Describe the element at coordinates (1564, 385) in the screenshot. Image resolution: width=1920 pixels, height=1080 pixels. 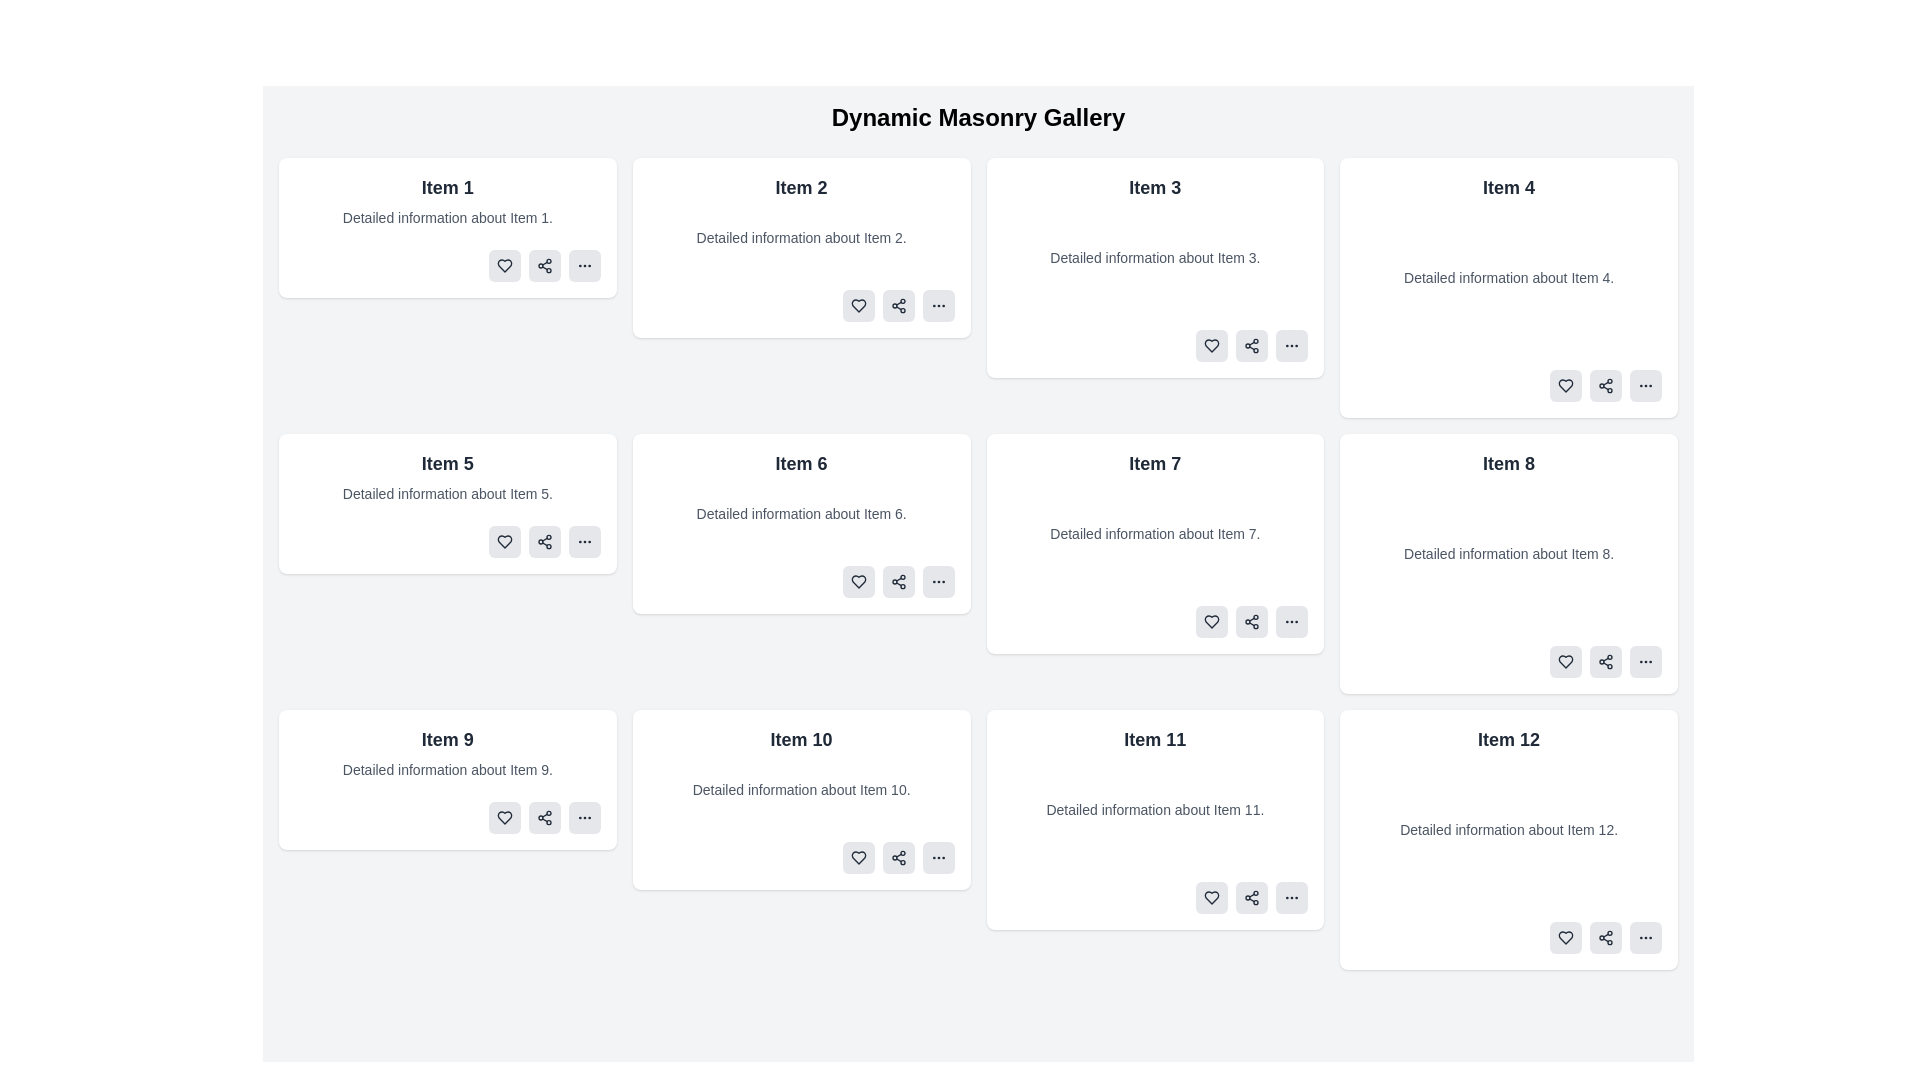
I see `the heart icon button located at the bottom-right corner of the card titled 'Item 4'` at that location.